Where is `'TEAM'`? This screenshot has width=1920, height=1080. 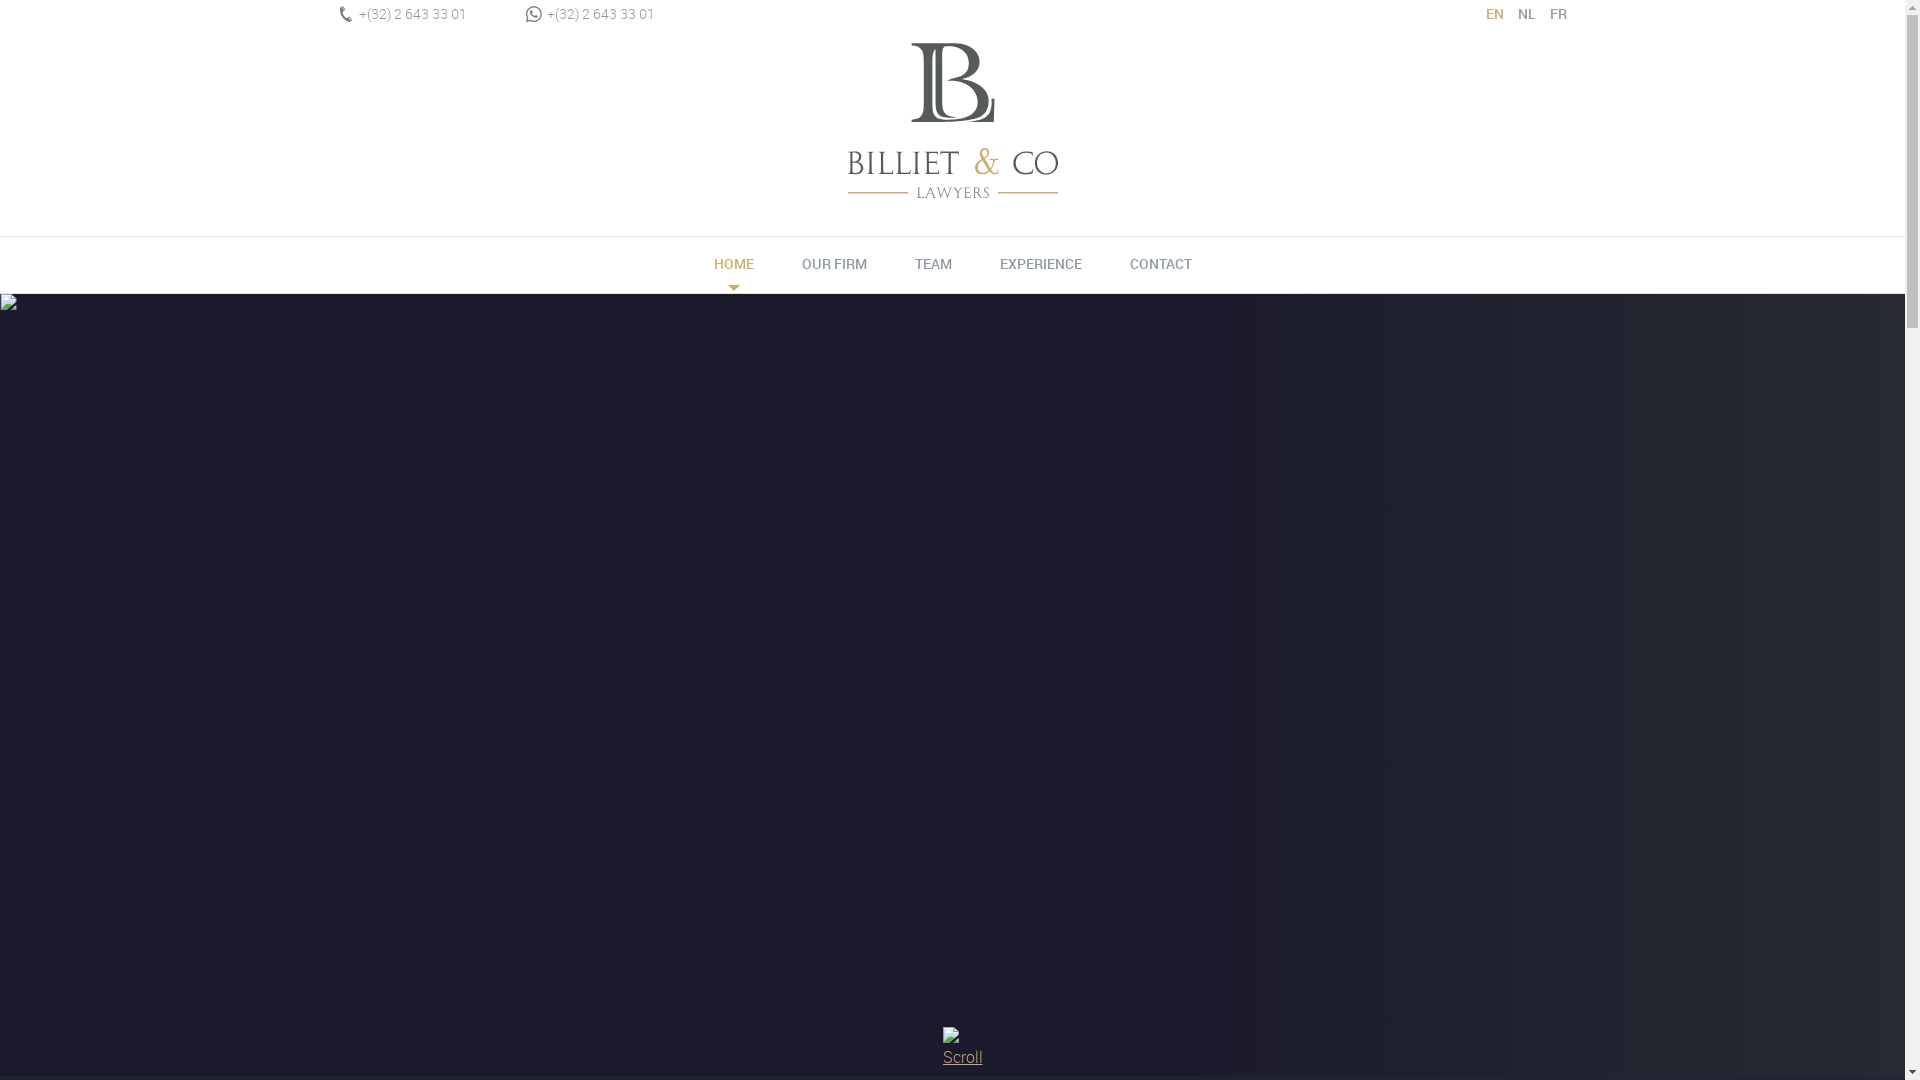 'TEAM' is located at coordinates (931, 262).